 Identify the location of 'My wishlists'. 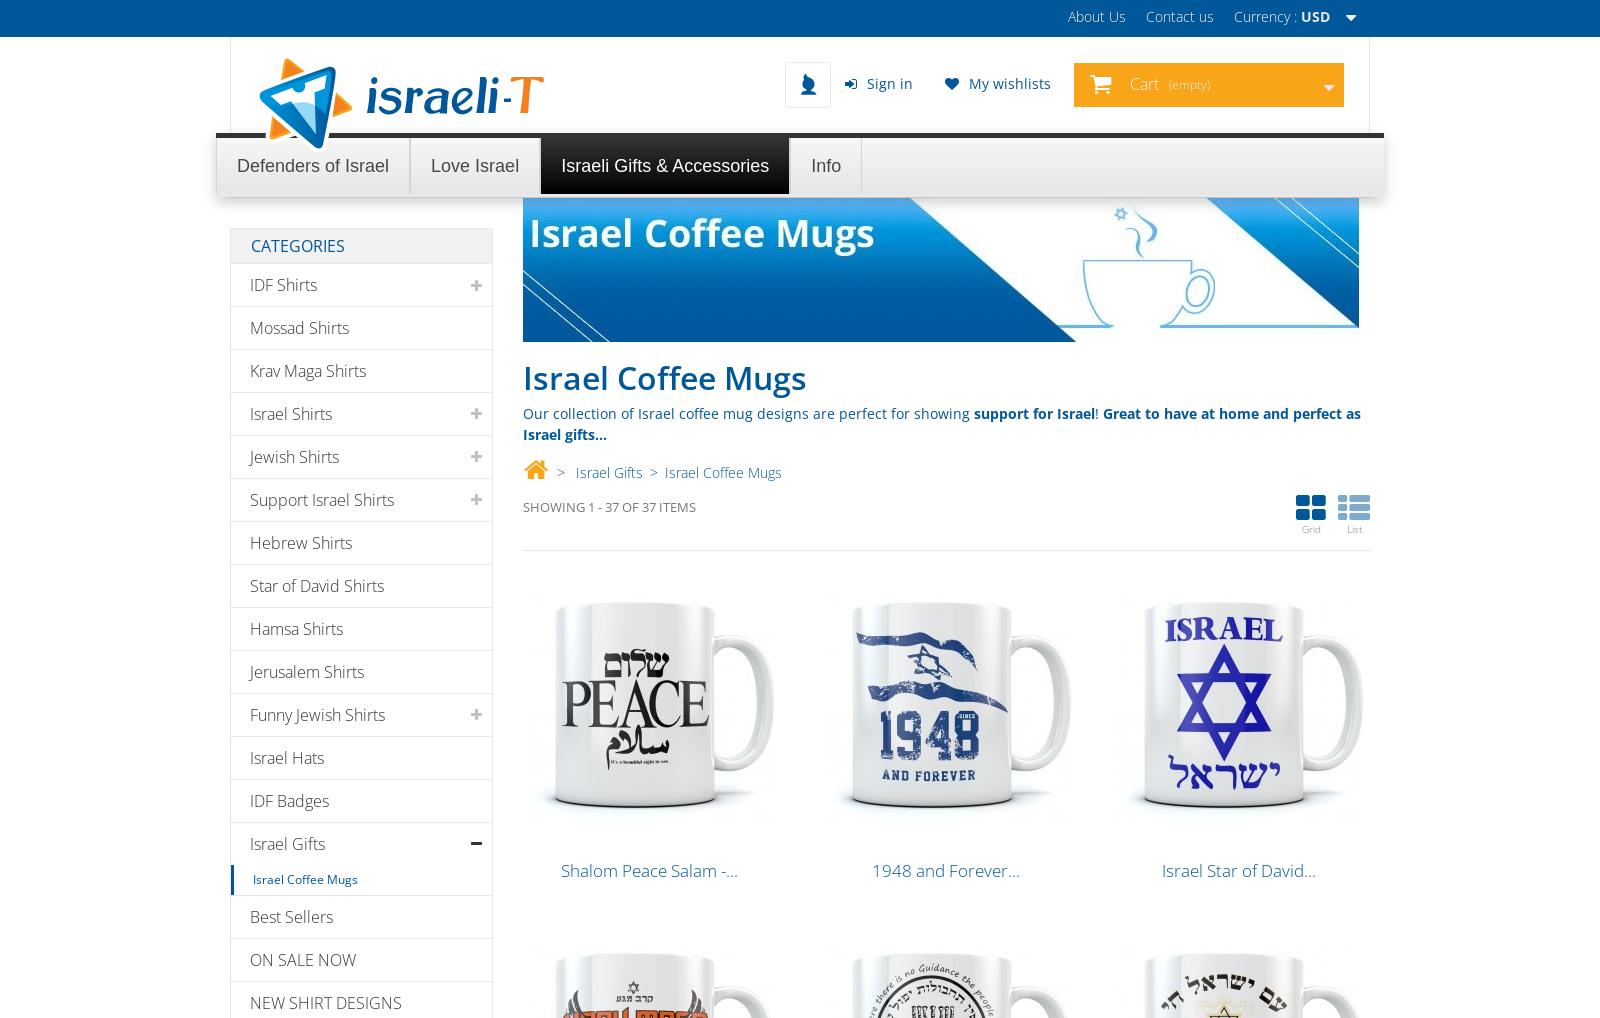
(967, 83).